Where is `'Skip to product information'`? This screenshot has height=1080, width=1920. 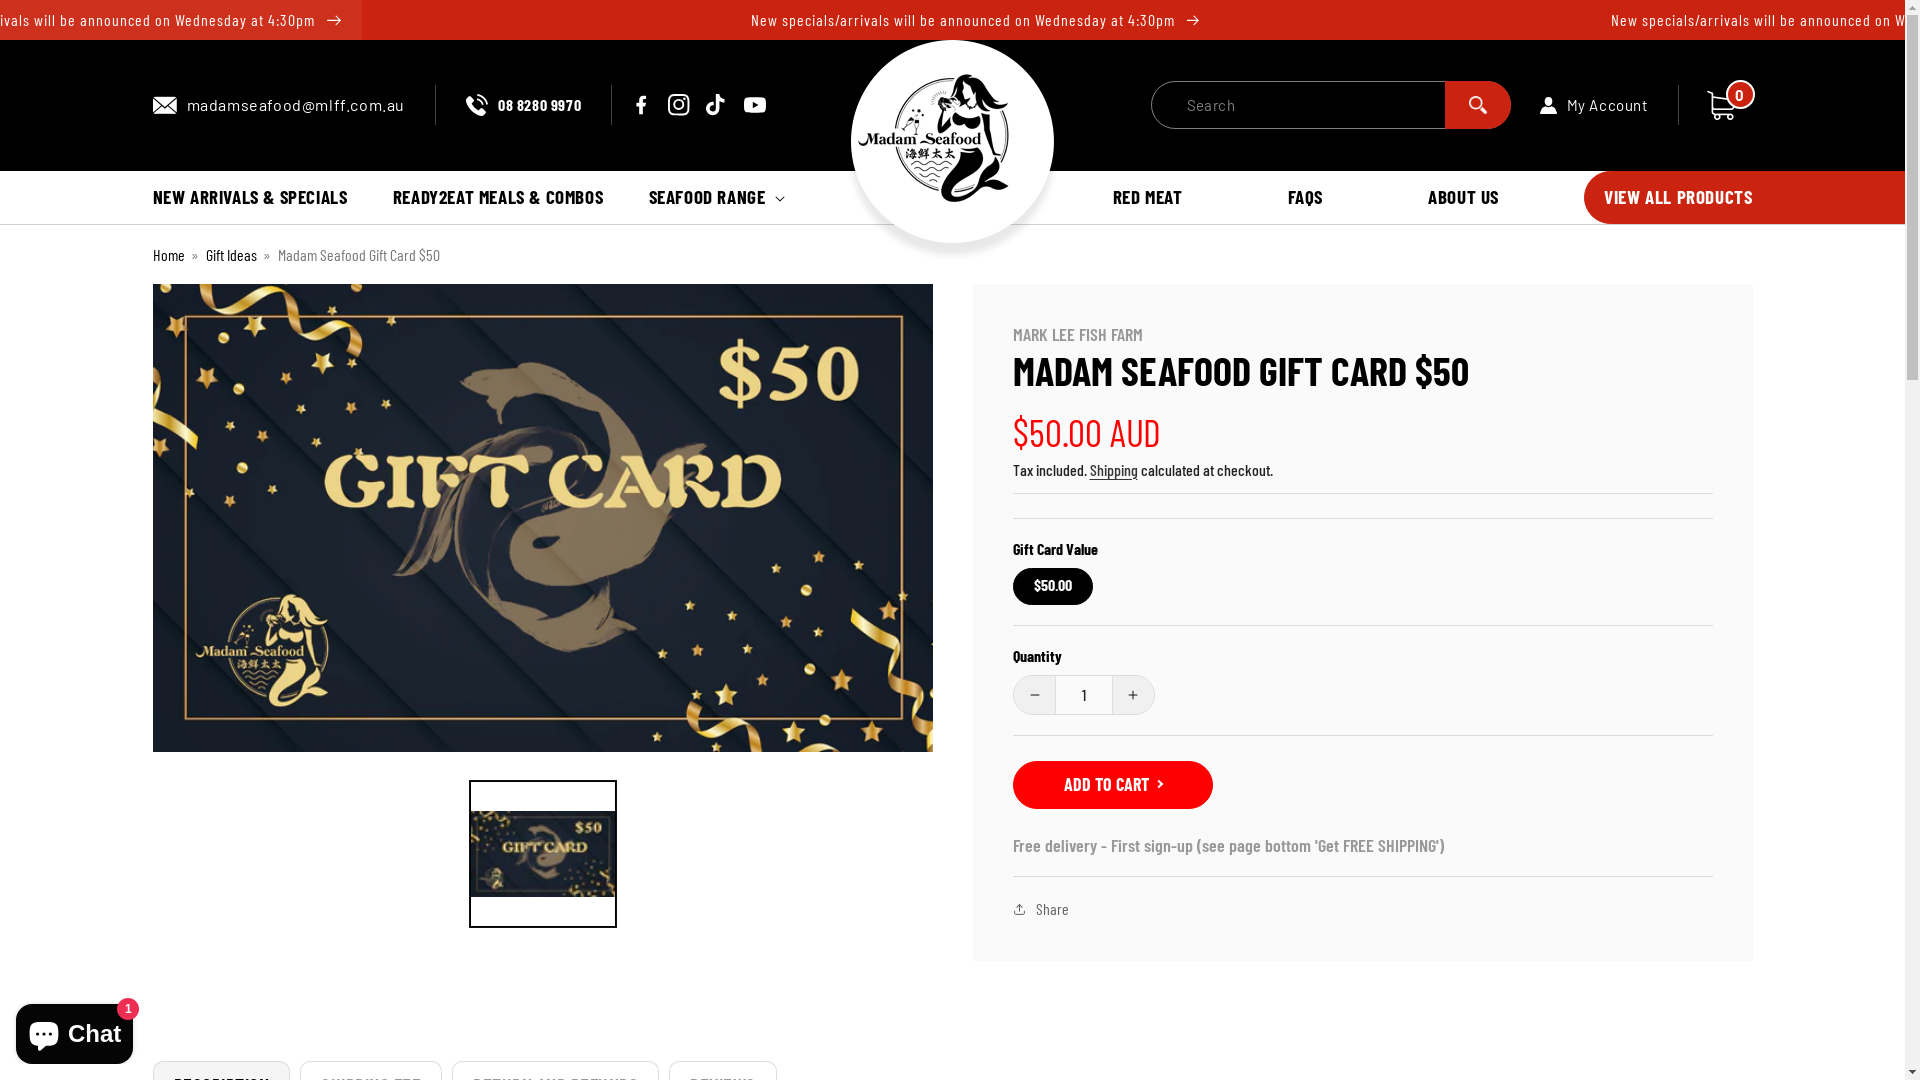
'Skip to product information' is located at coordinates (212, 306).